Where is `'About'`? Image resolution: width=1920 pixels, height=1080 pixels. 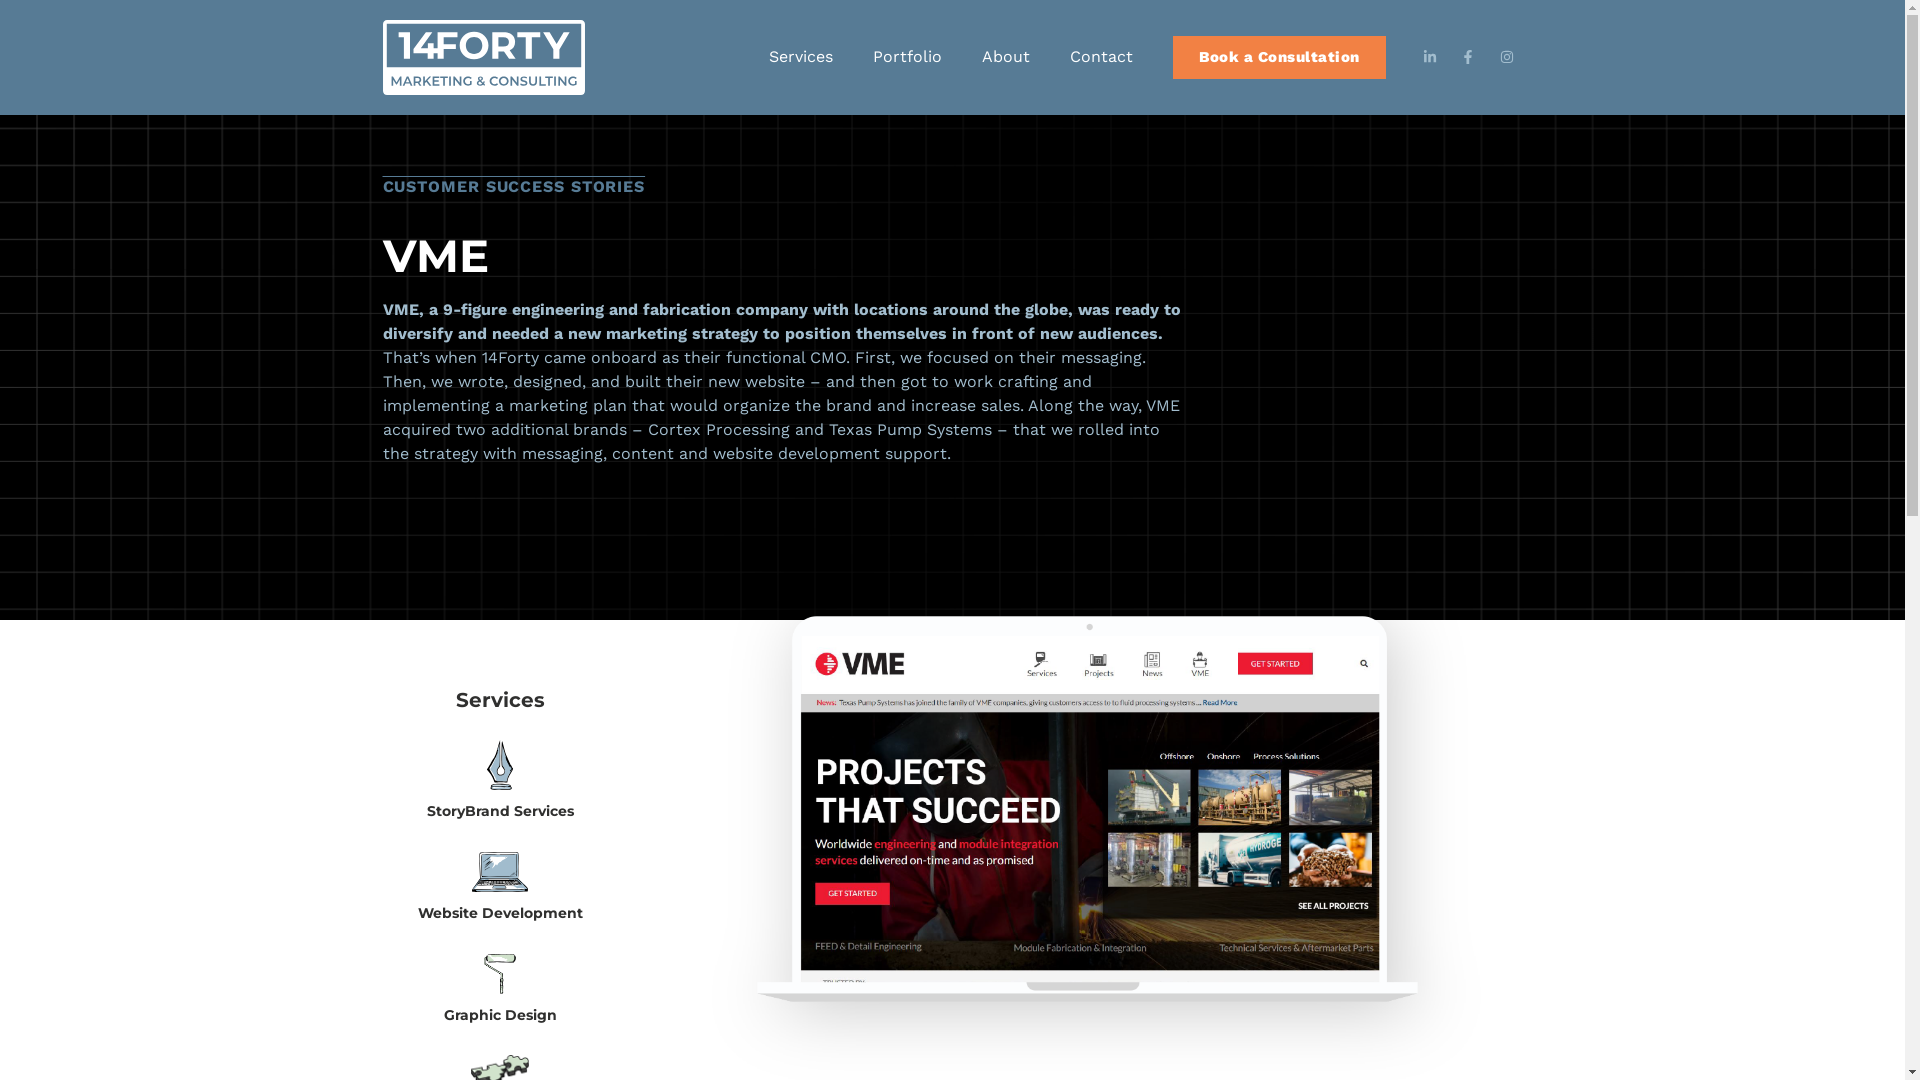 'About' is located at coordinates (1006, 56).